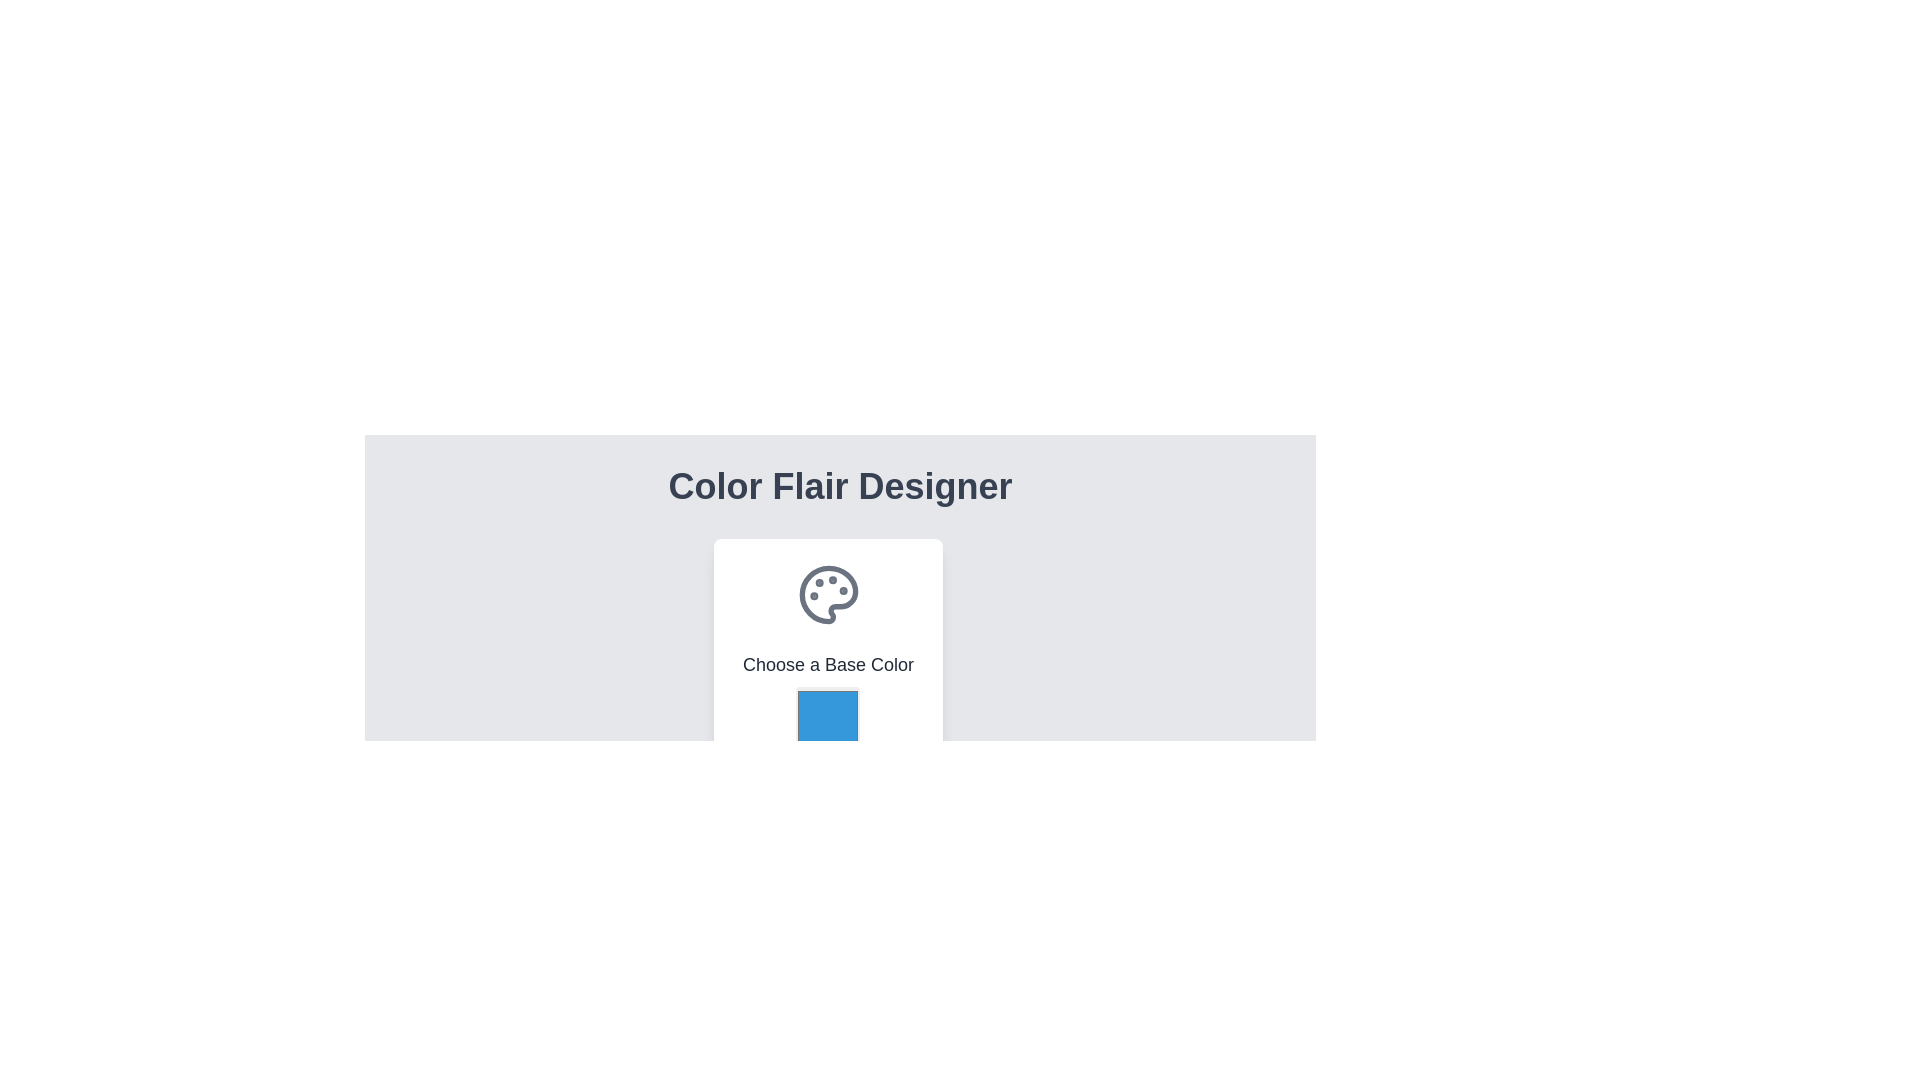  Describe the element at coordinates (828, 593) in the screenshot. I see `the palette icon, which is a circular silhouette with small color wells, located centrally at the top of the card component labeled 'Choose a Base Color'` at that location.